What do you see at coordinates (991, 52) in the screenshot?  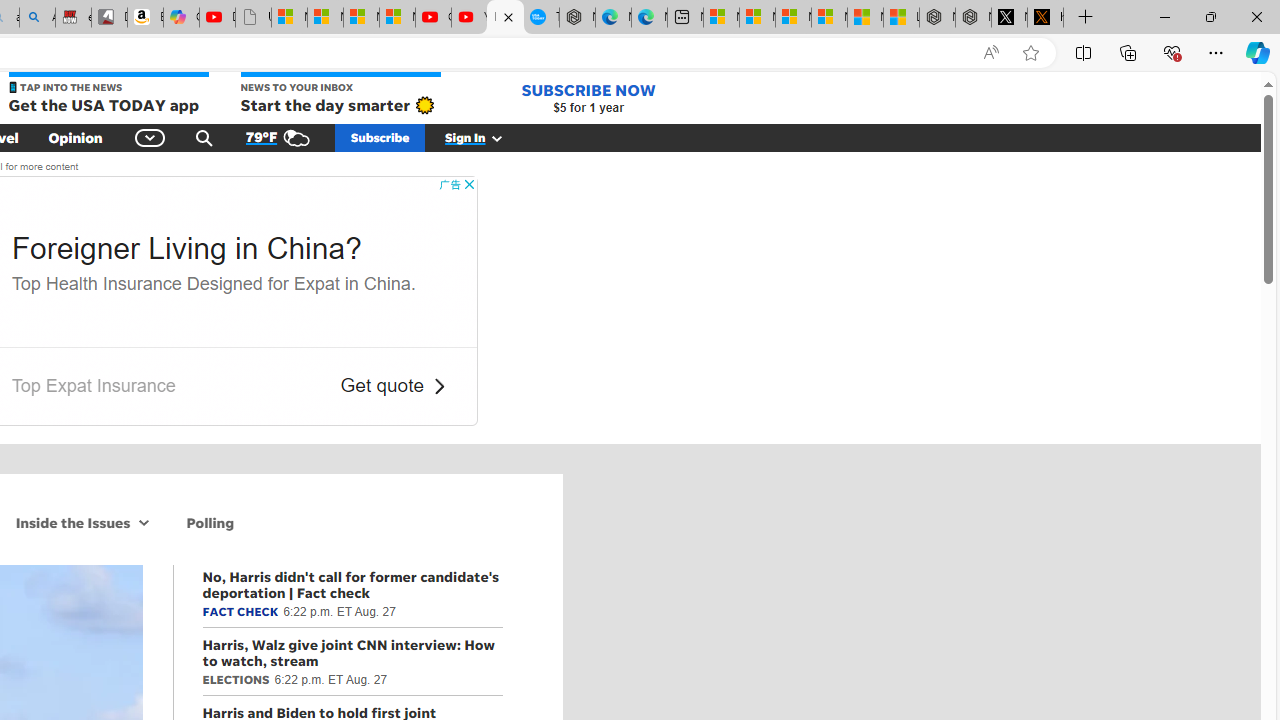 I see `'Read aloud this page (Ctrl+Shift+U)'` at bounding box center [991, 52].